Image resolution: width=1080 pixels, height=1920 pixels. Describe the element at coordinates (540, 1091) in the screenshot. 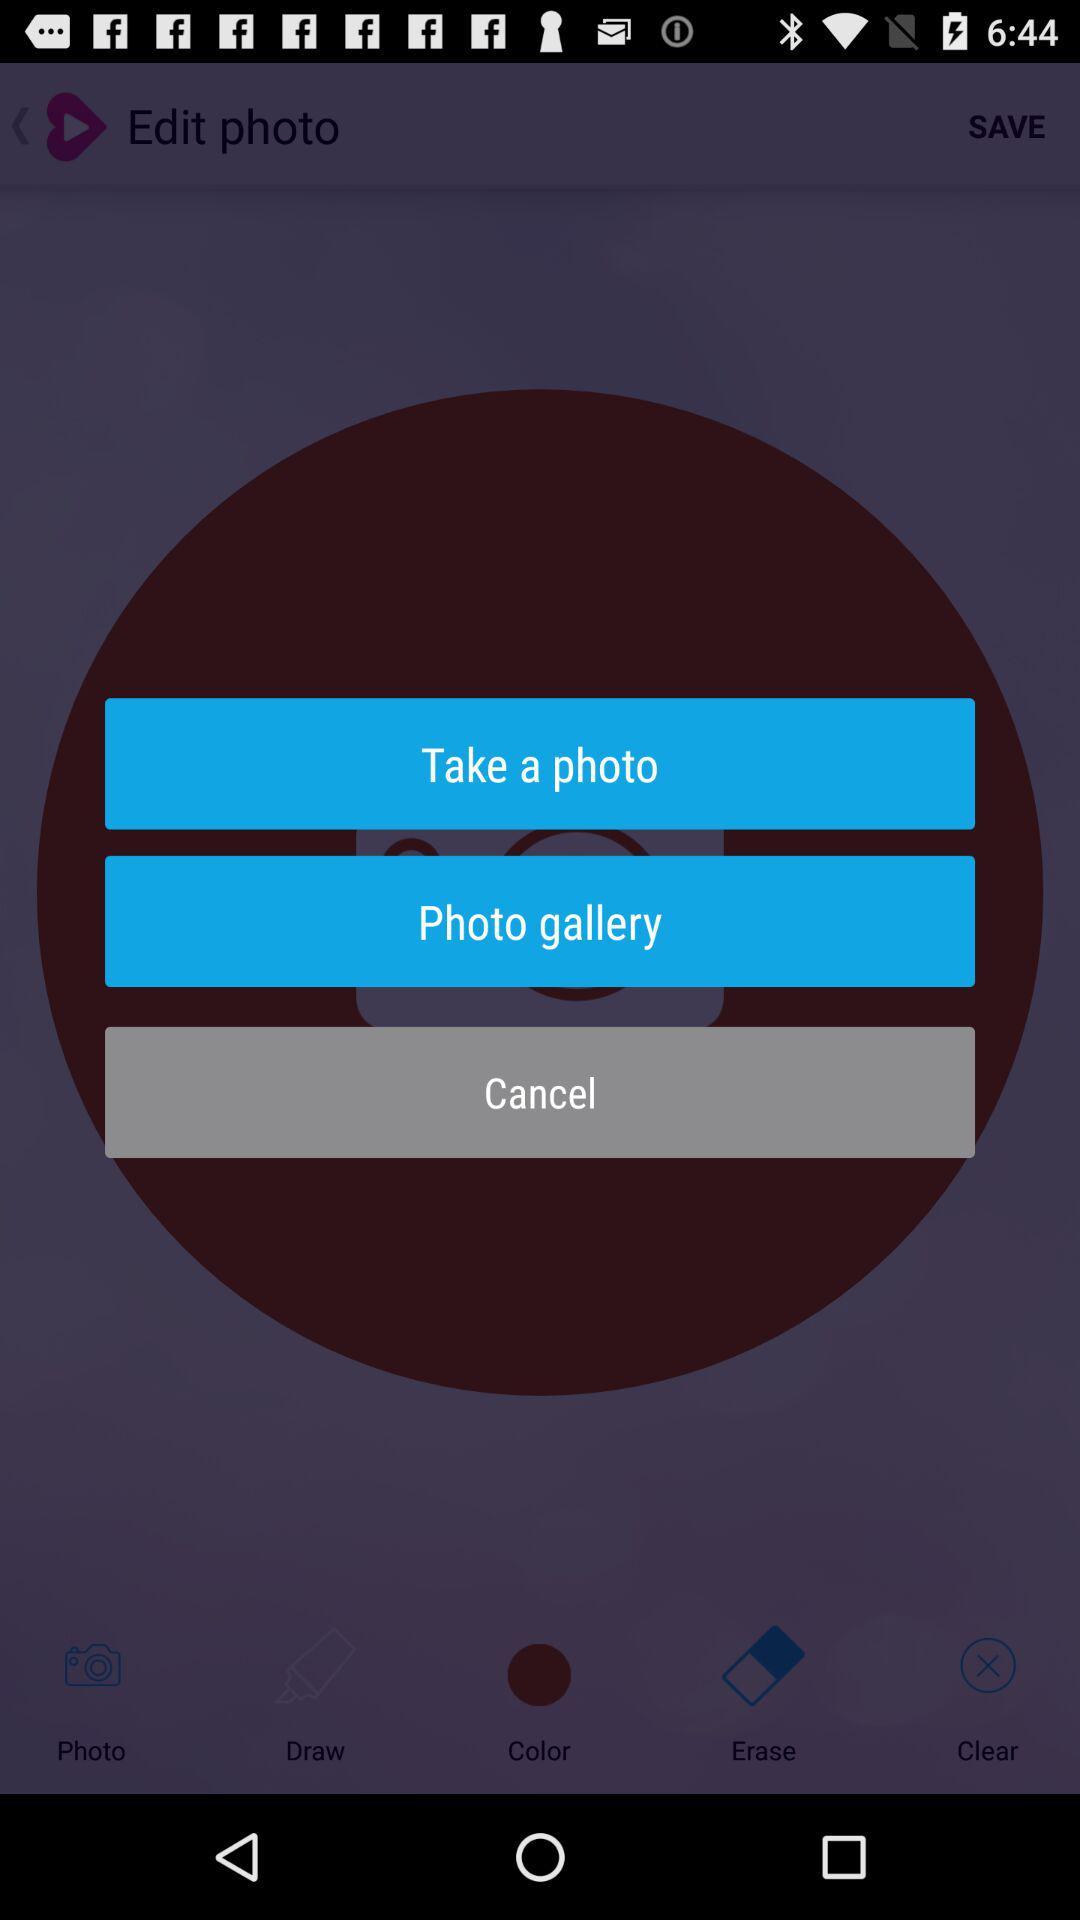

I see `button below the photo gallery icon` at that location.